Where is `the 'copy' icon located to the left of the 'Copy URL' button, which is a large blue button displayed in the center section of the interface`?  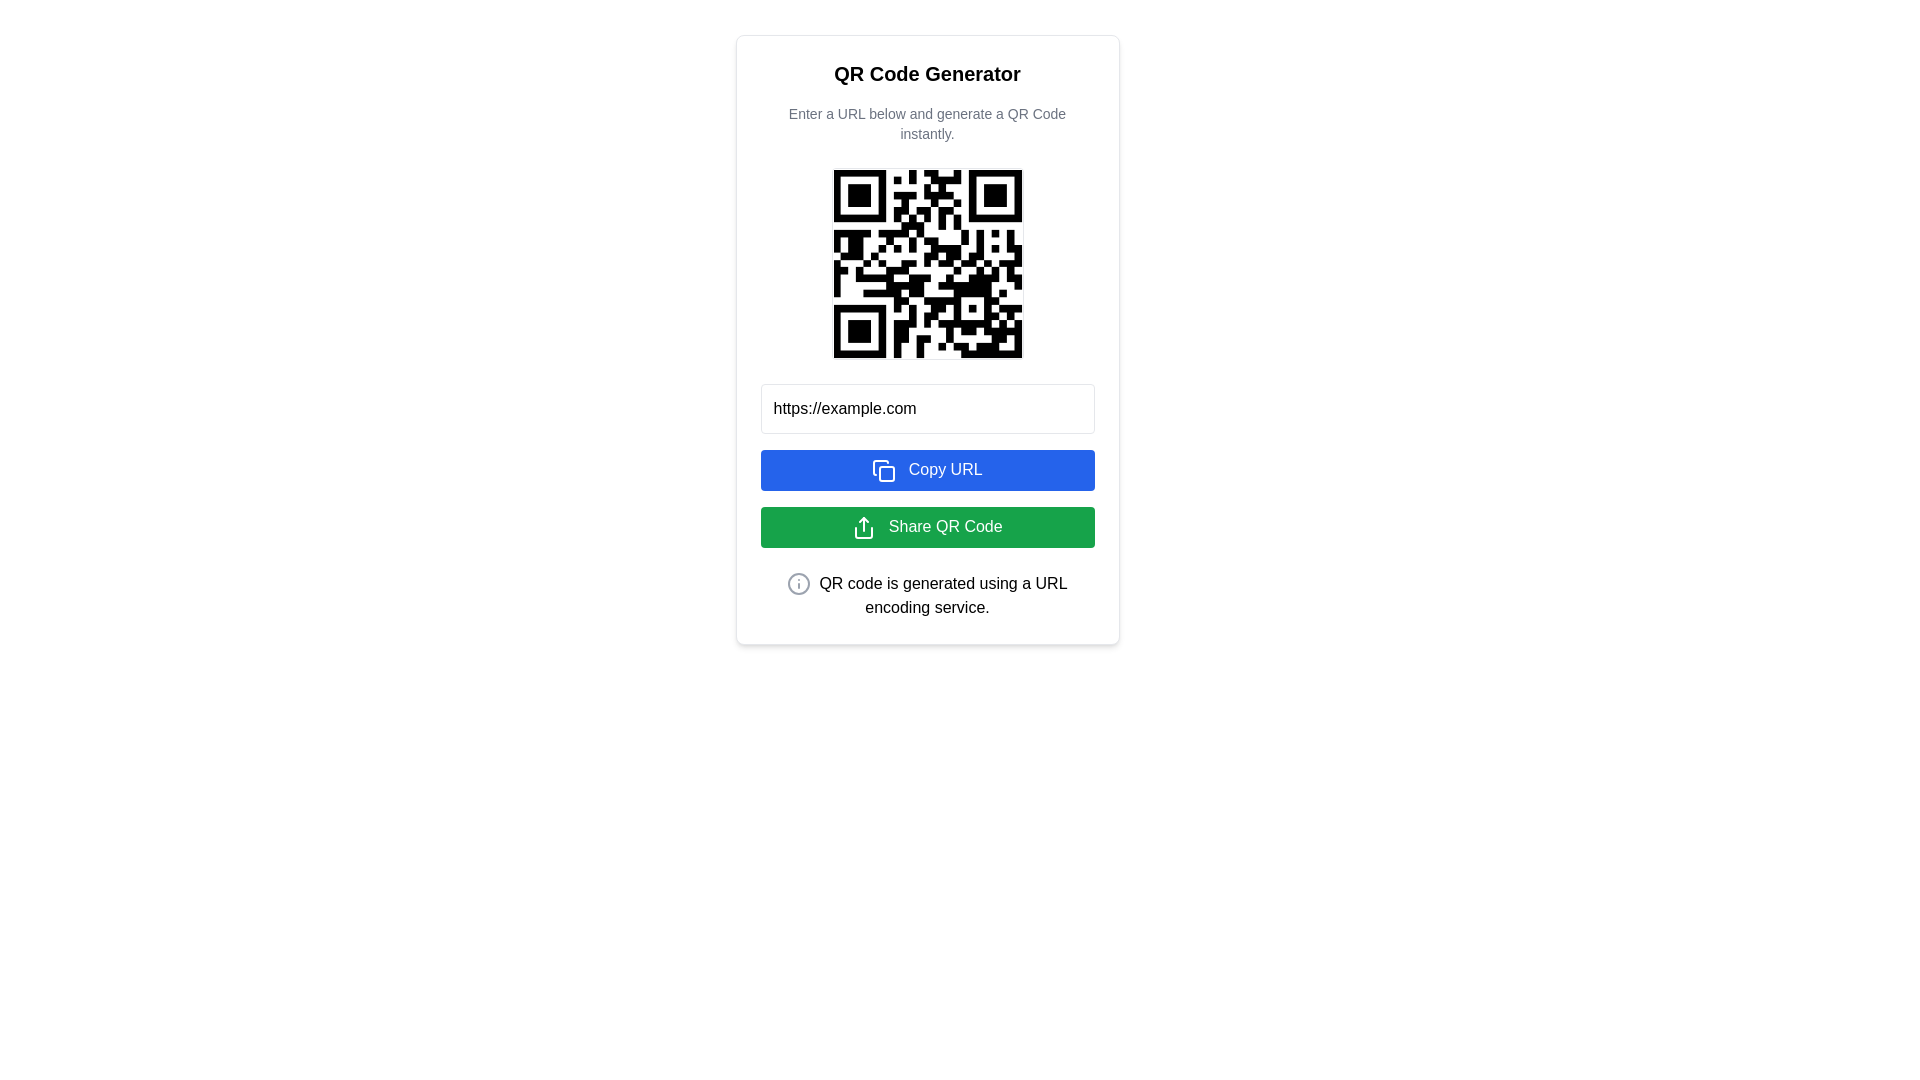
the 'copy' icon located to the left of the 'Copy URL' button, which is a large blue button displayed in the center section of the interface is located at coordinates (883, 470).